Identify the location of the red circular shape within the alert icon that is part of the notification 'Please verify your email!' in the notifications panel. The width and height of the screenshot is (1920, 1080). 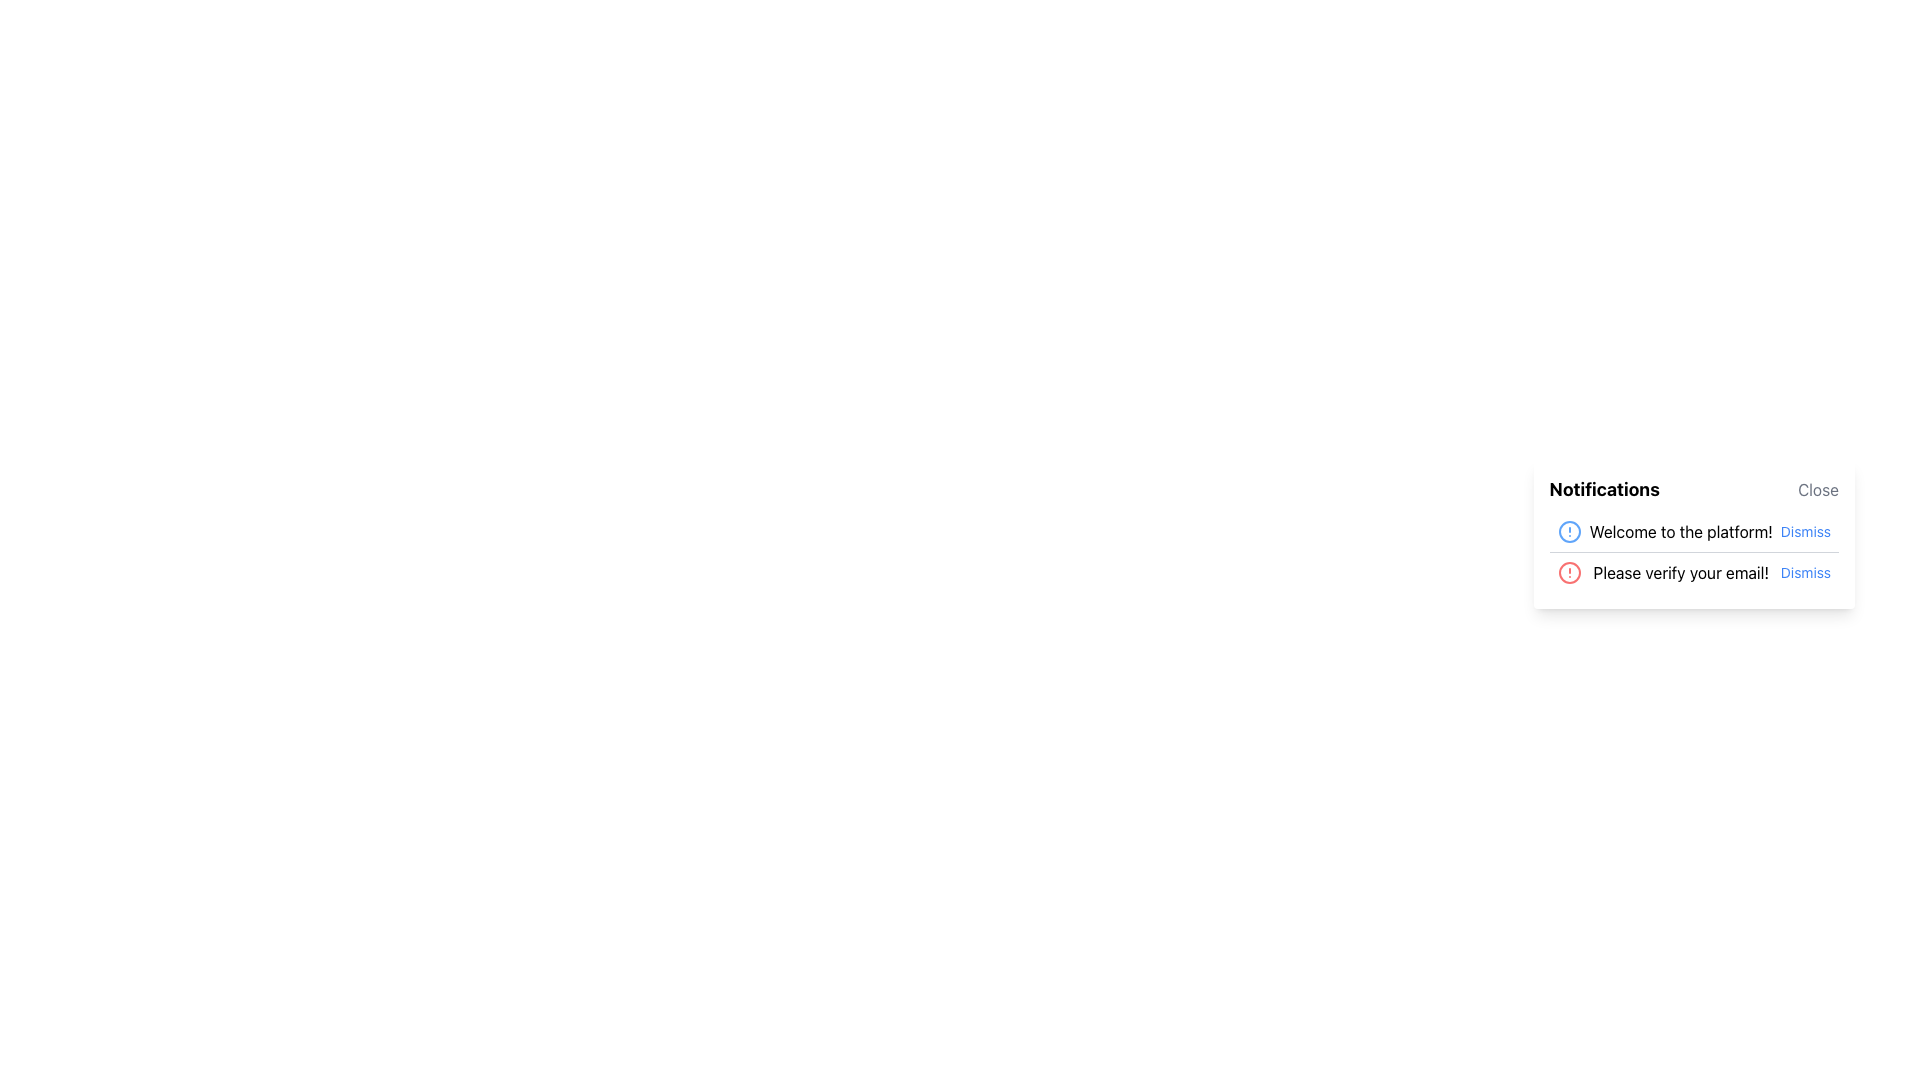
(1568, 573).